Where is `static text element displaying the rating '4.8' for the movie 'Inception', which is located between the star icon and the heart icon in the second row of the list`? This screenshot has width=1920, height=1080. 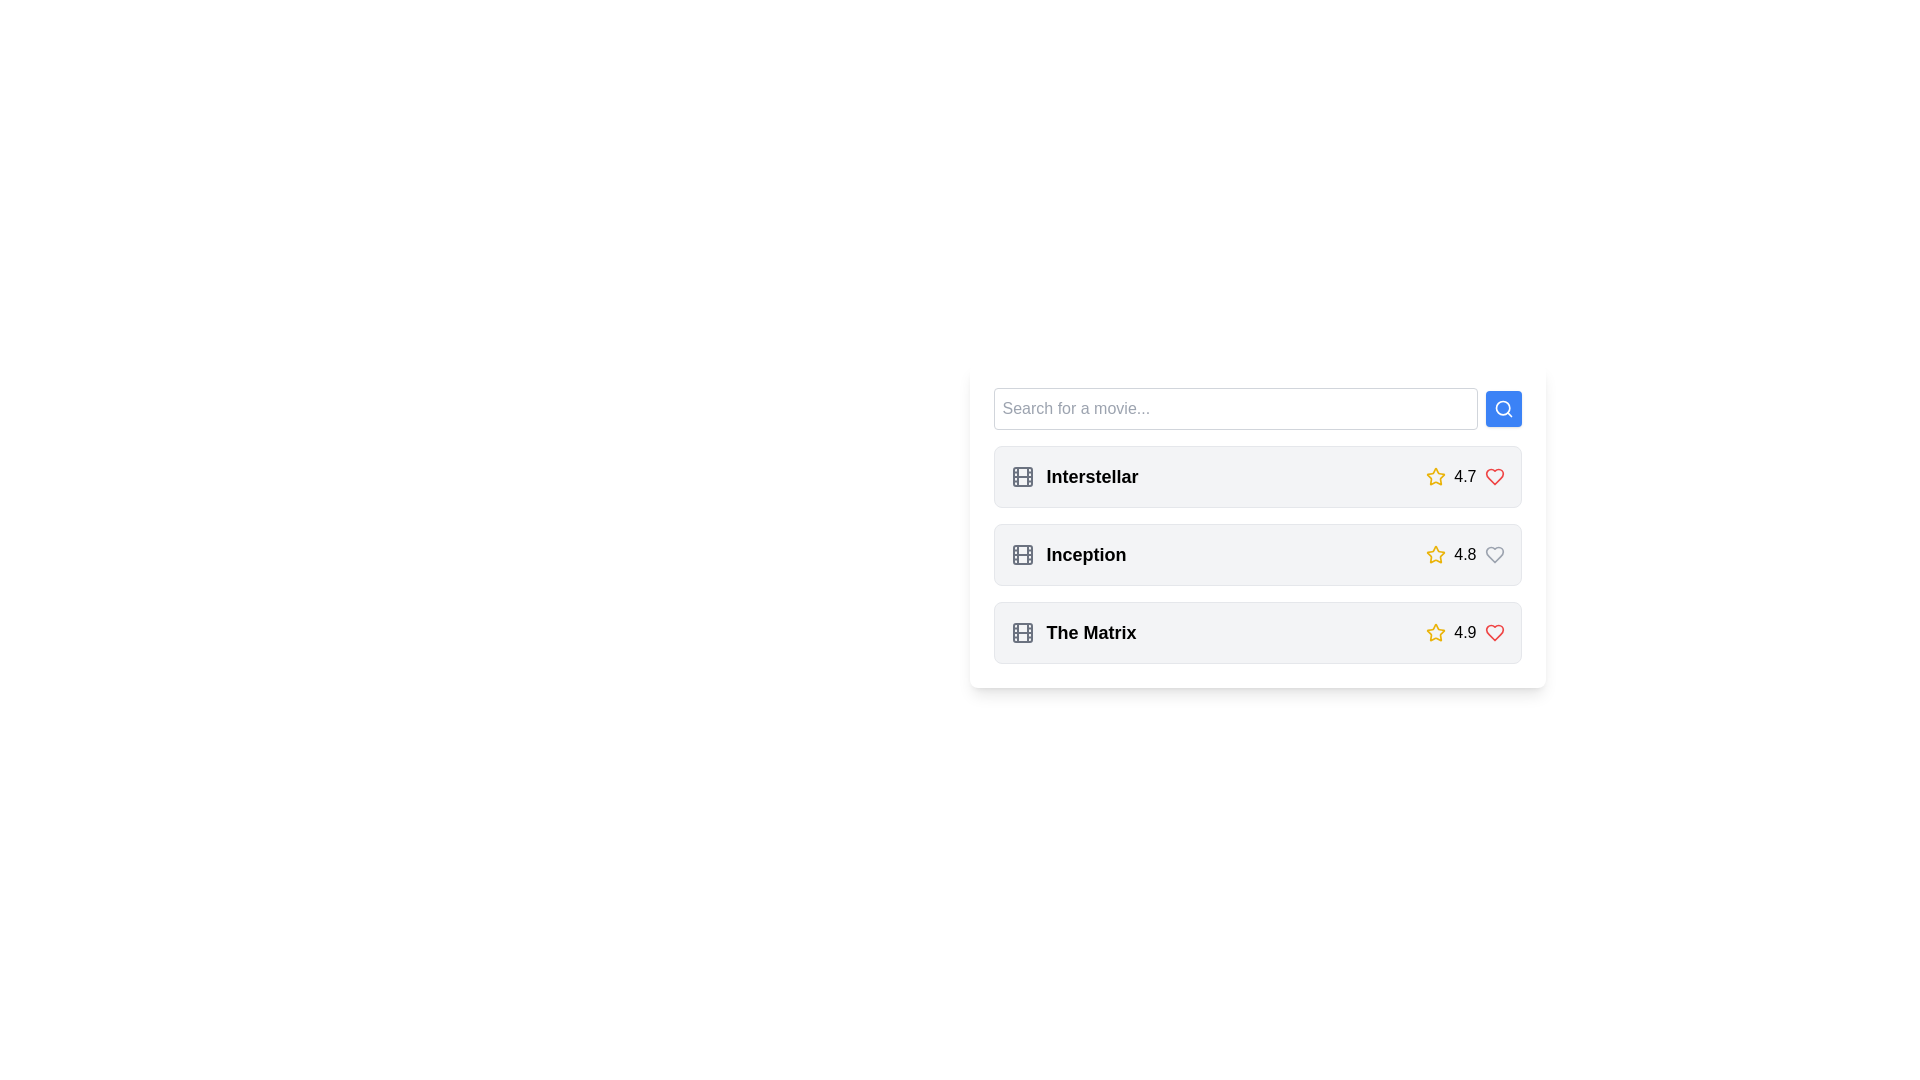
static text element displaying the rating '4.8' for the movie 'Inception', which is located between the star icon and the heart icon in the second row of the list is located at coordinates (1465, 555).